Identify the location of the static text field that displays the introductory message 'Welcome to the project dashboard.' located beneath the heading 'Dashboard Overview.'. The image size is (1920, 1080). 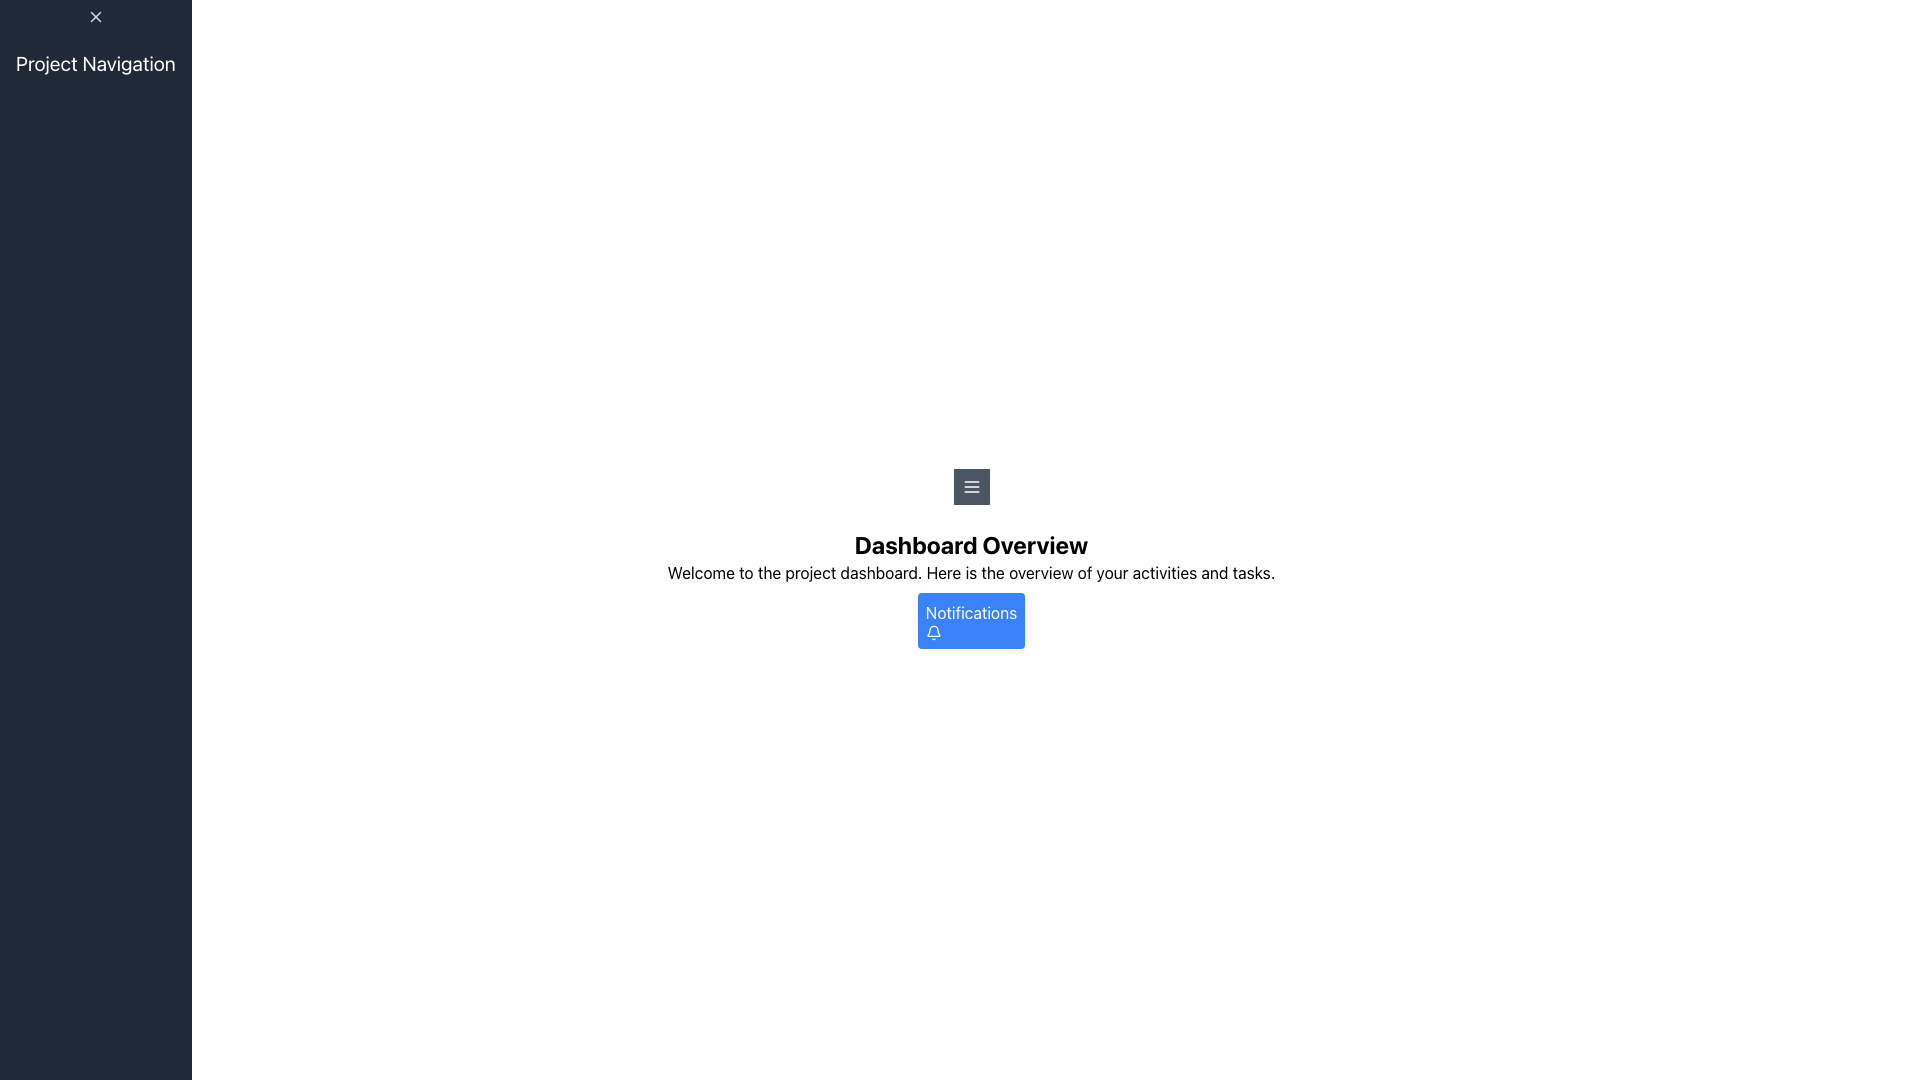
(971, 573).